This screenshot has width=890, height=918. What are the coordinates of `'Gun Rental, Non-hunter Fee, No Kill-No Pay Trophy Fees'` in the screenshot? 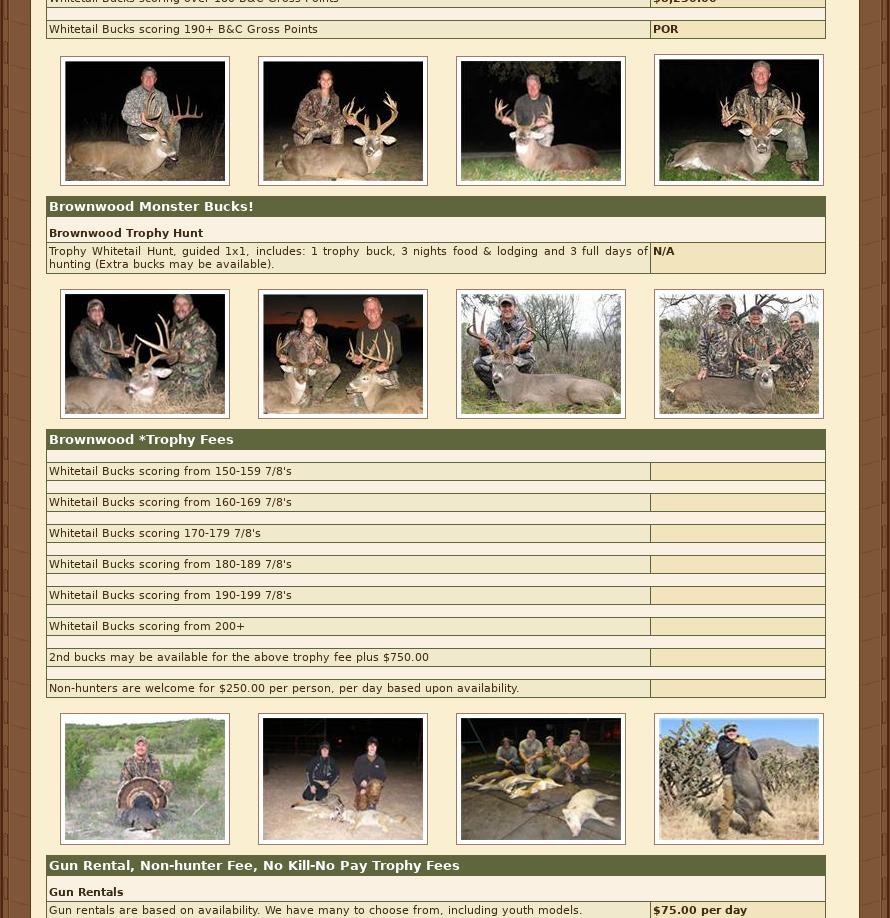 It's located at (253, 864).